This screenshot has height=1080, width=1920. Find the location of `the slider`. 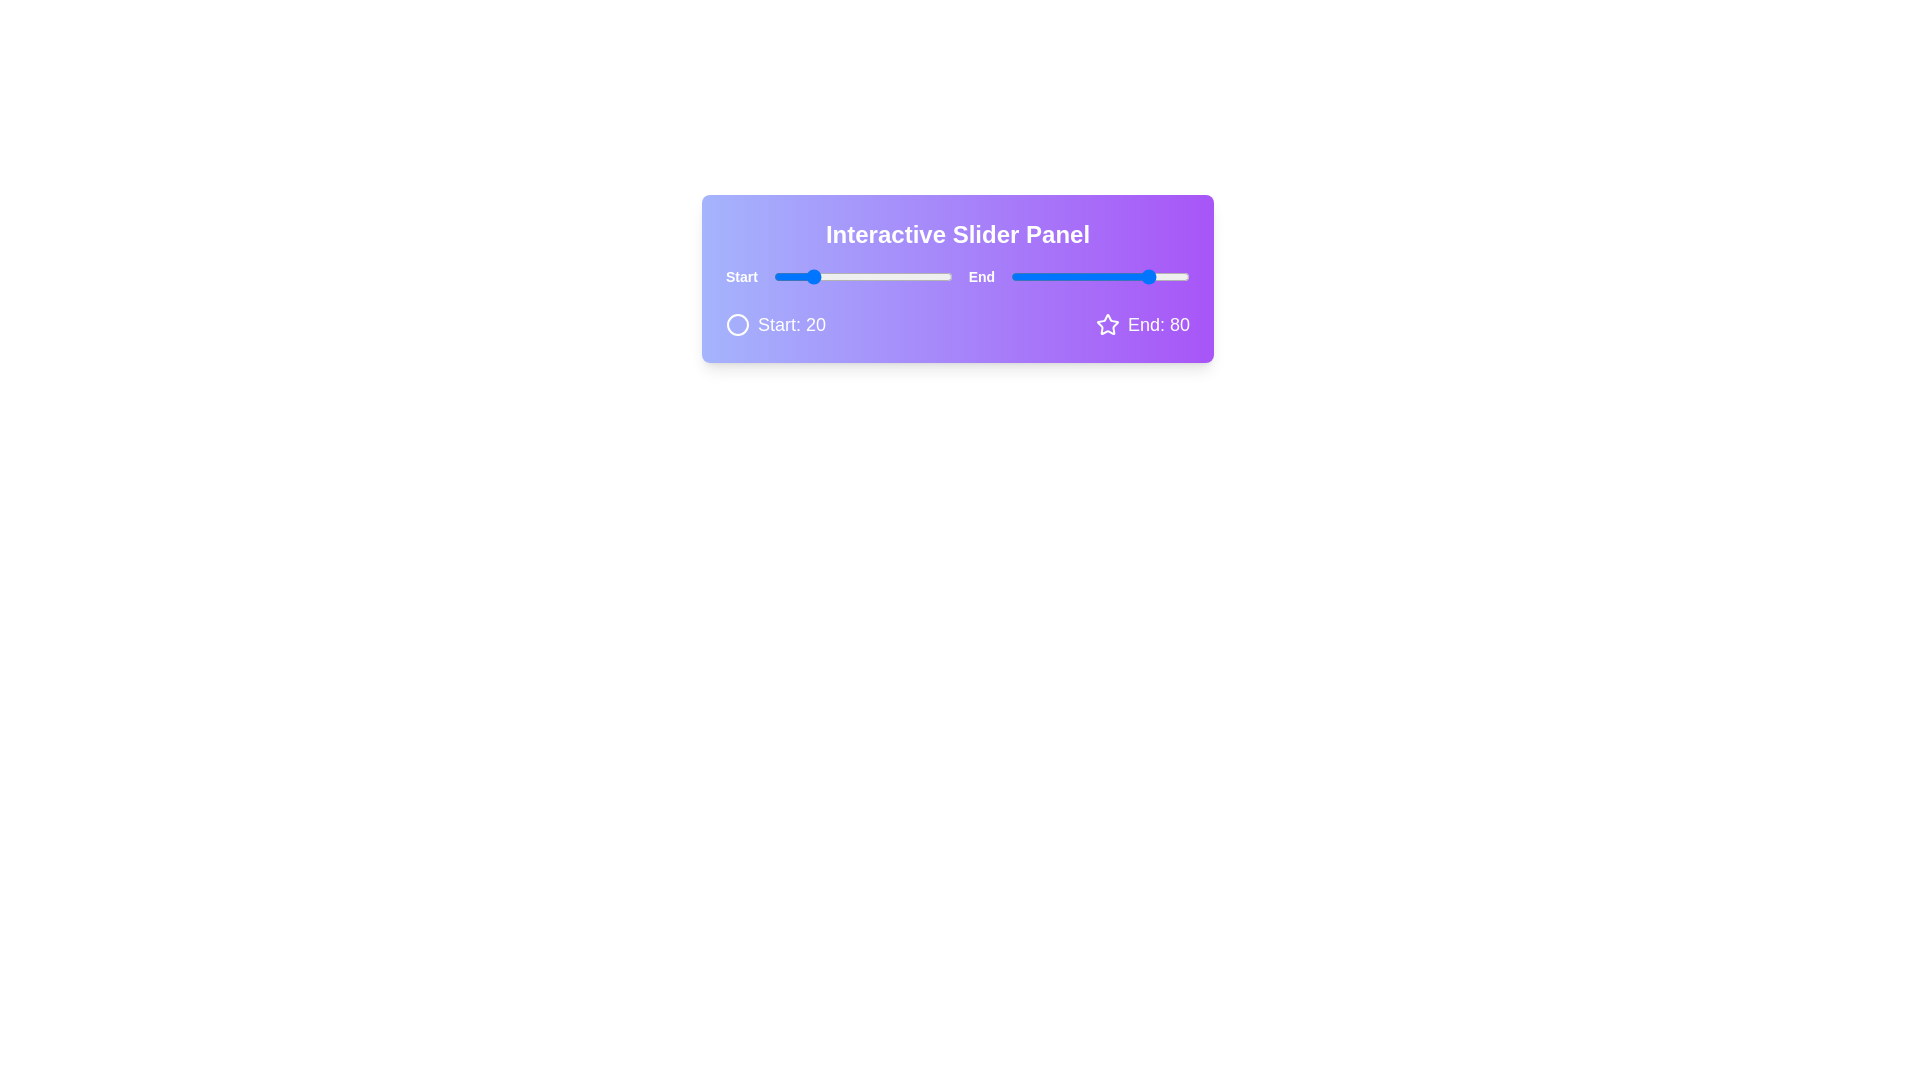

the slider is located at coordinates (1019, 277).